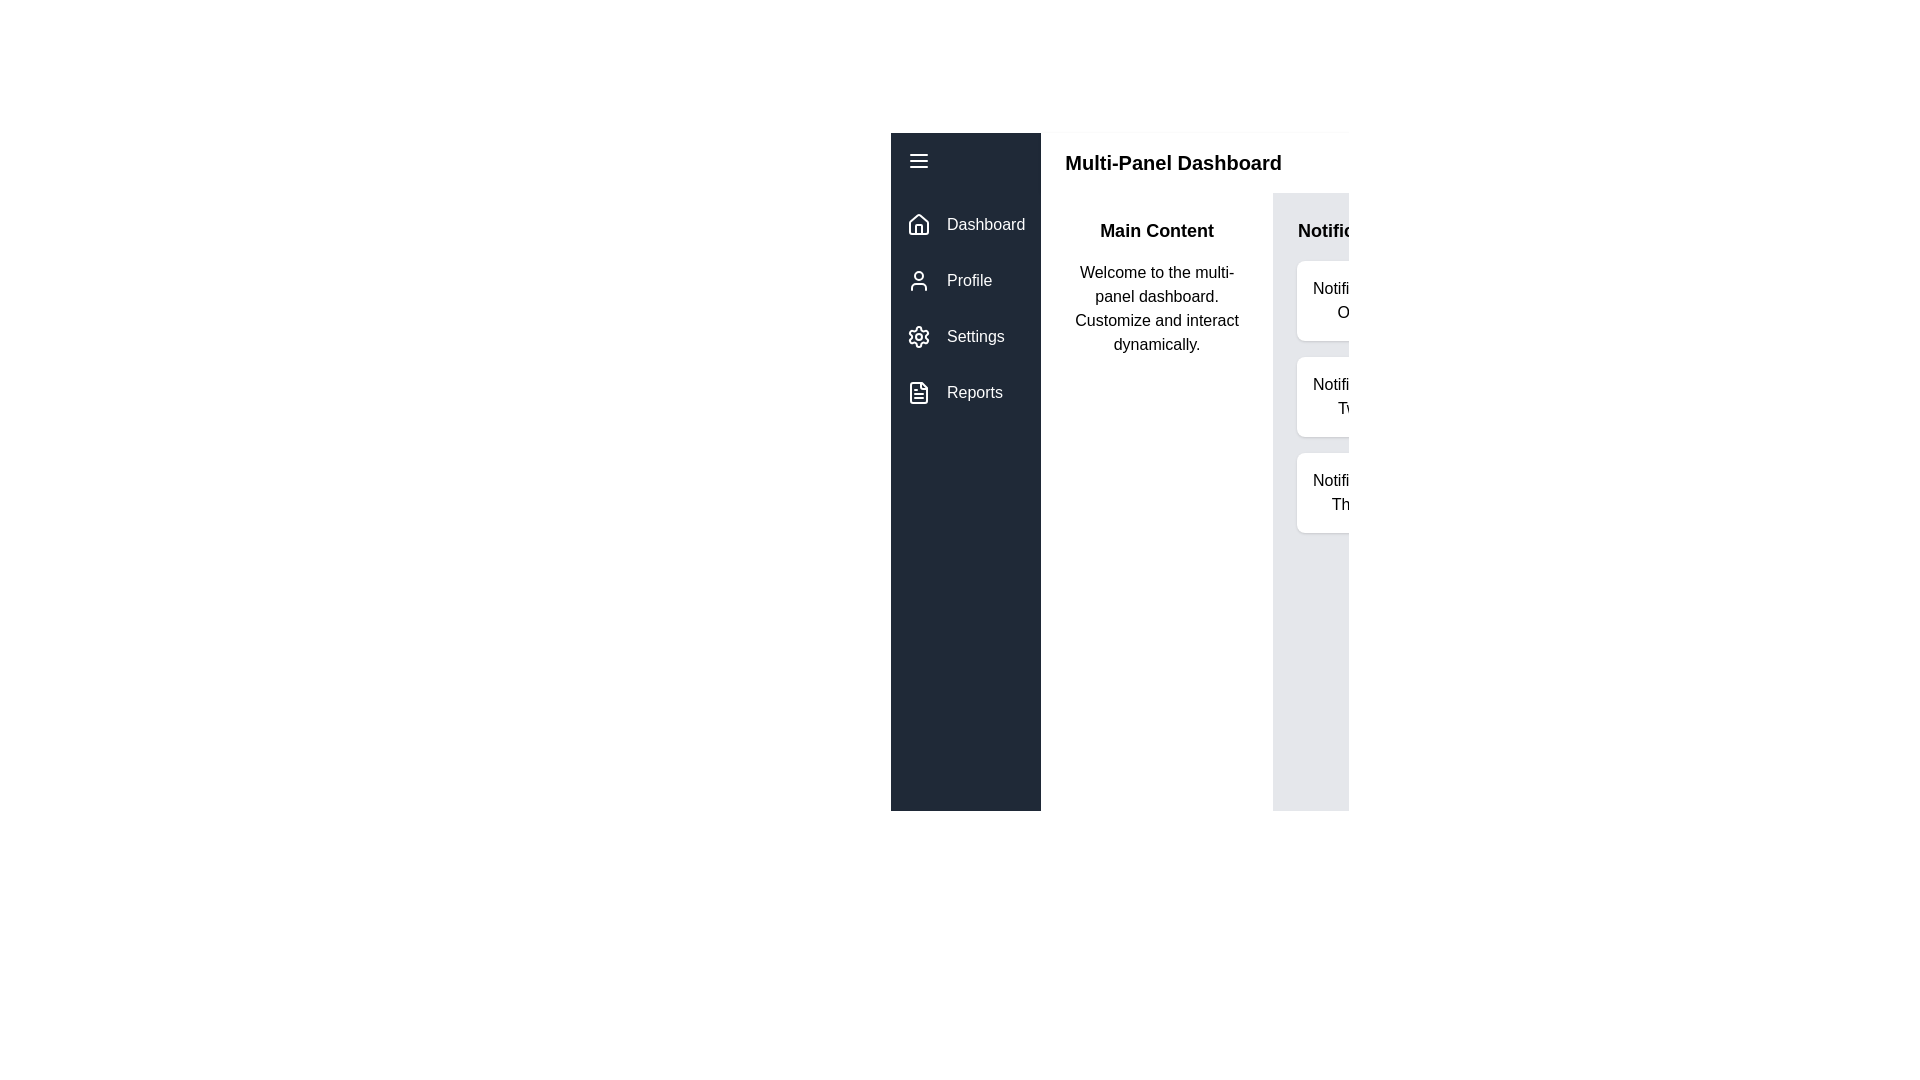 This screenshot has width=1920, height=1080. What do you see at coordinates (917, 223) in the screenshot?
I see `the house icon located at the top of the sidebar next to the 'Dashboard' text` at bounding box center [917, 223].